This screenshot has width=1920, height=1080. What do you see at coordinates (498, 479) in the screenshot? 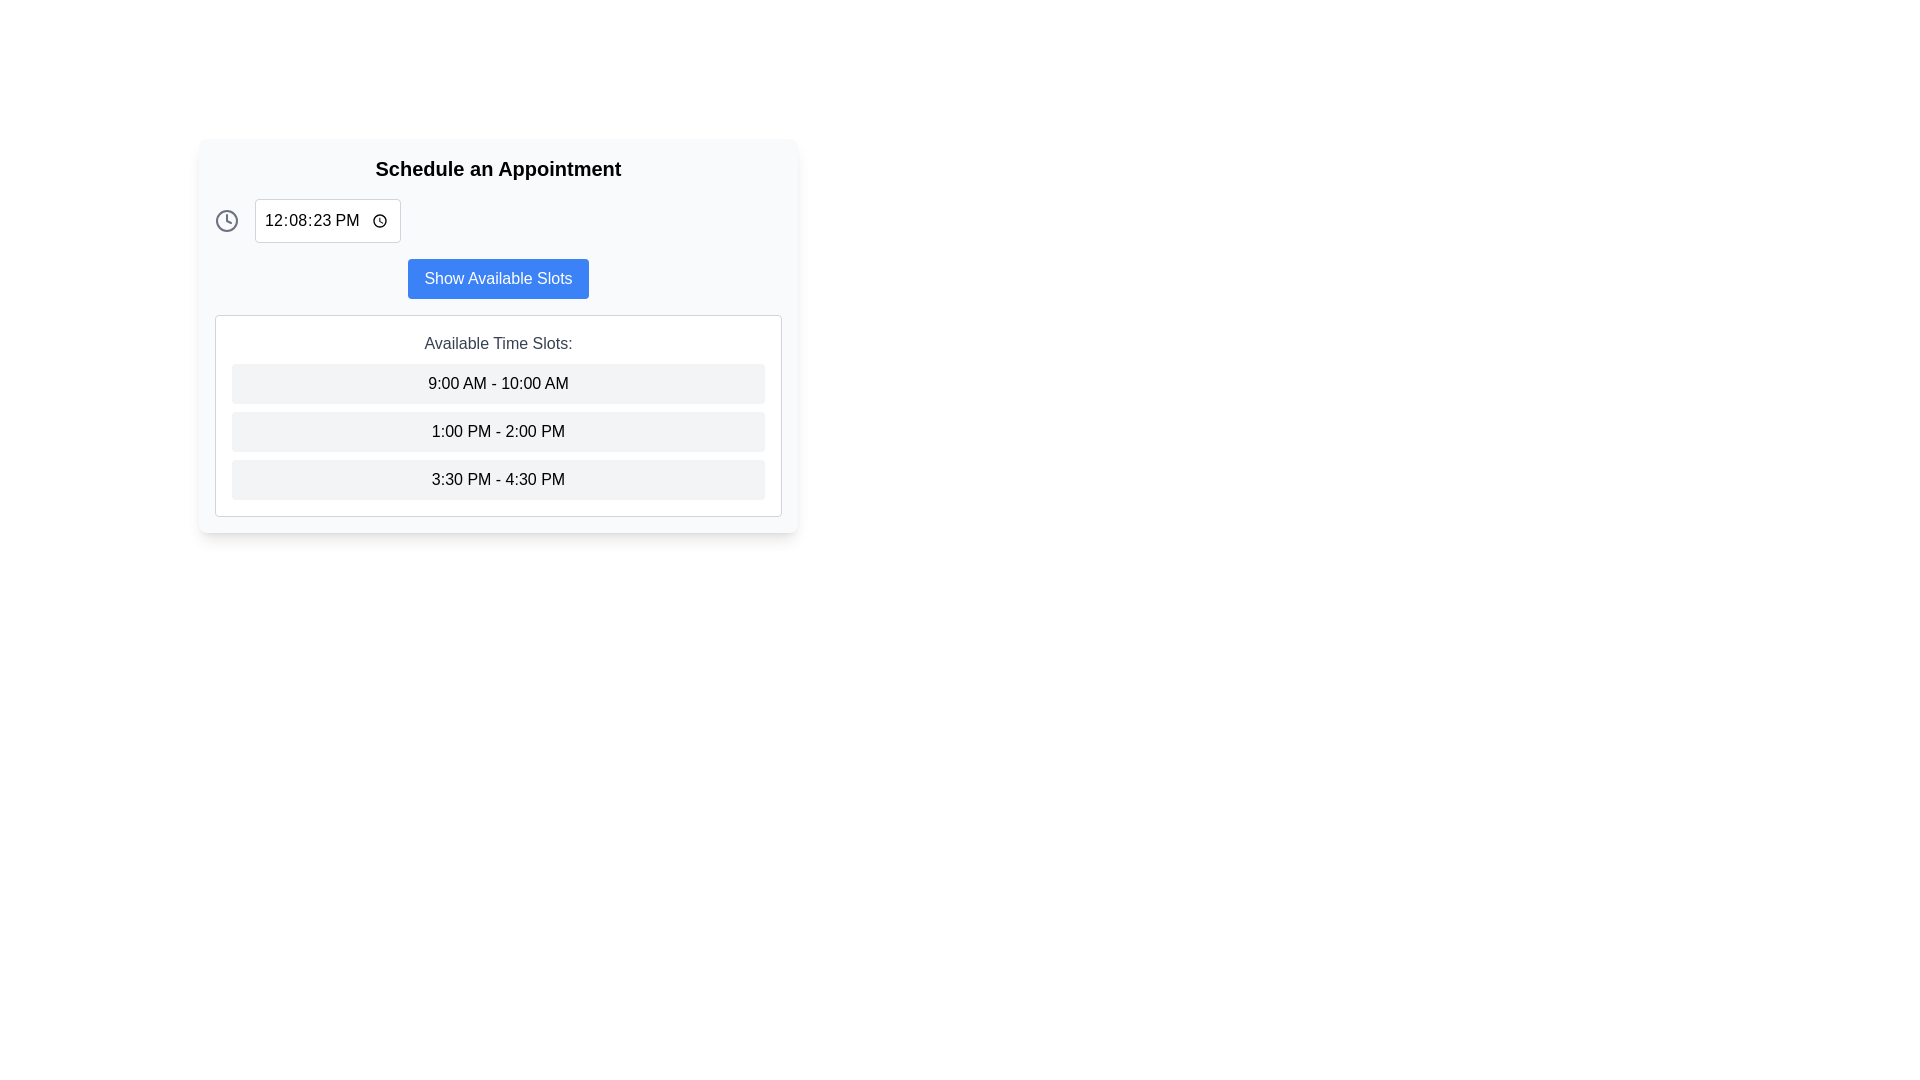
I see `the text label displaying '3:30 PM - 4:30 PM'` at bounding box center [498, 479].